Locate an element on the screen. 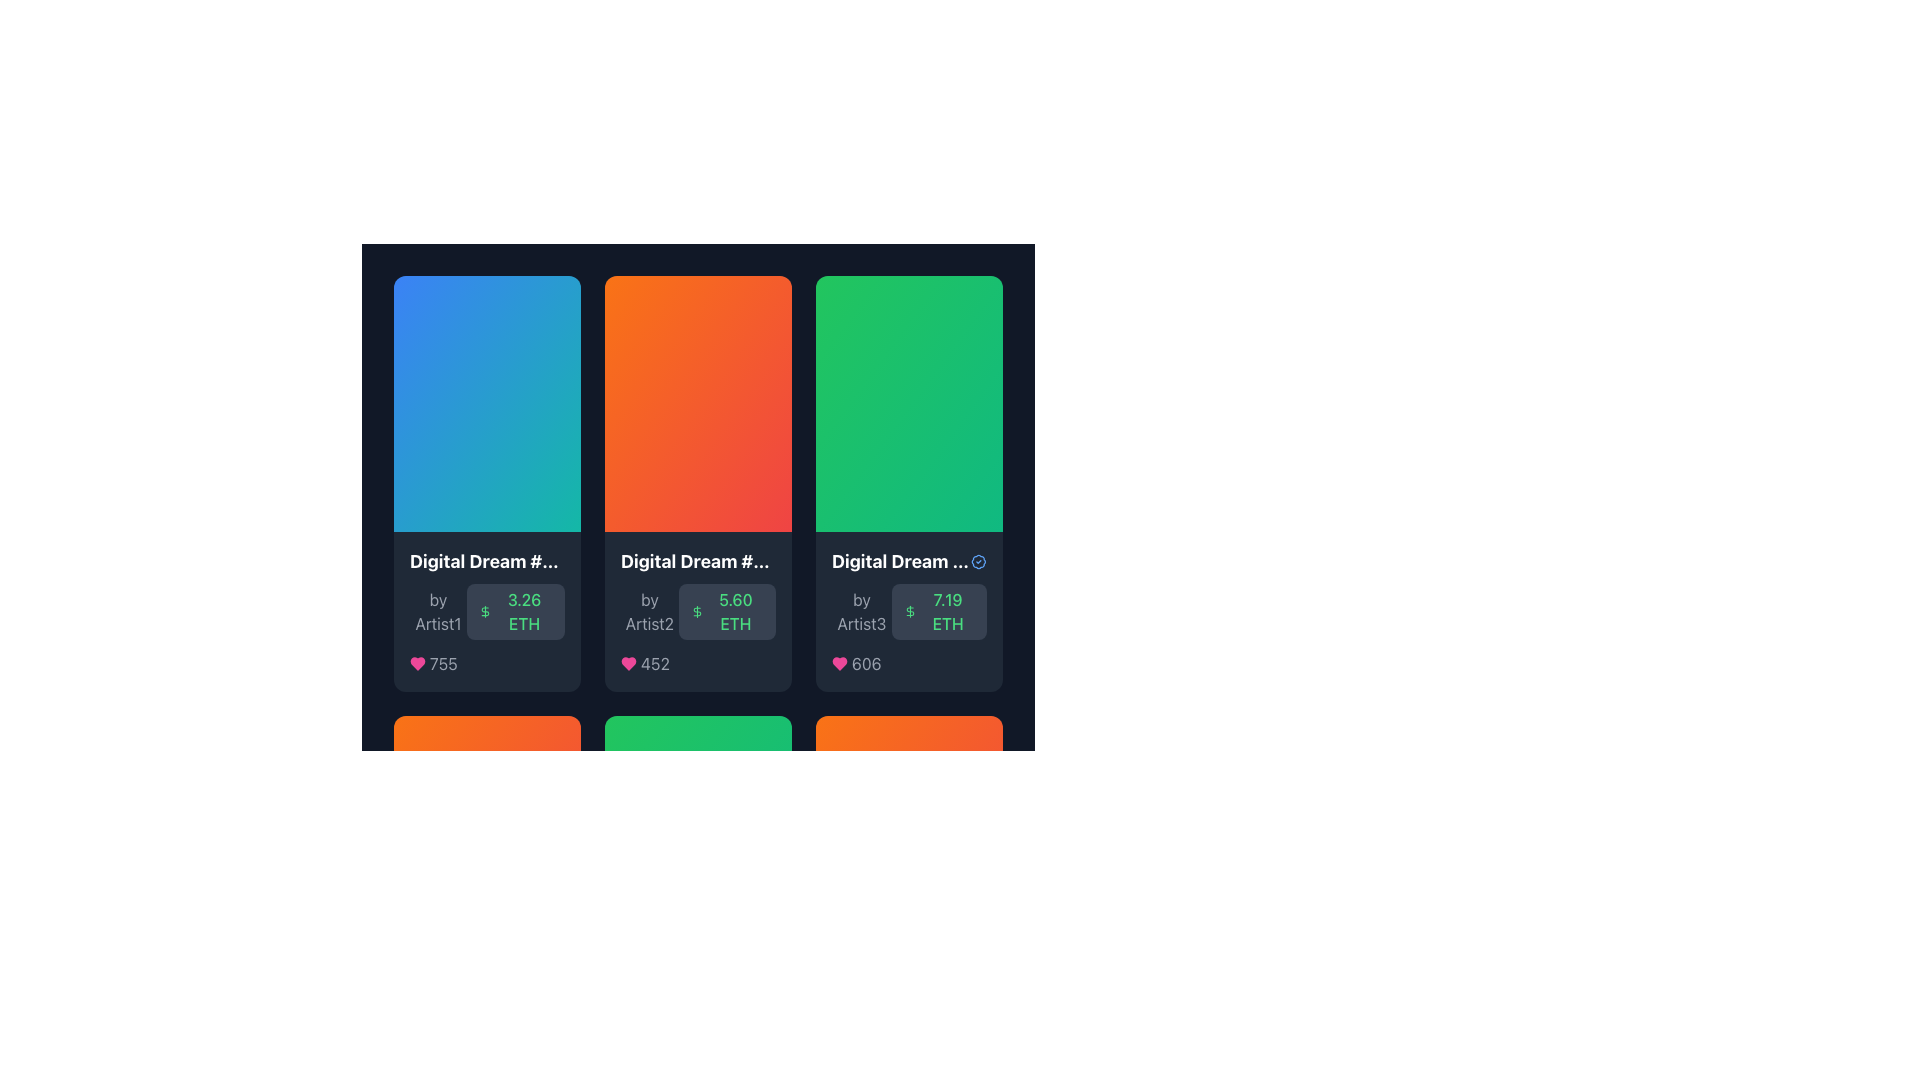  the bottom section of the card that provides information about a specific digital asset, including its title, creator, price in cryptocurrency, and popularity score is located at coordinates (487, 611).